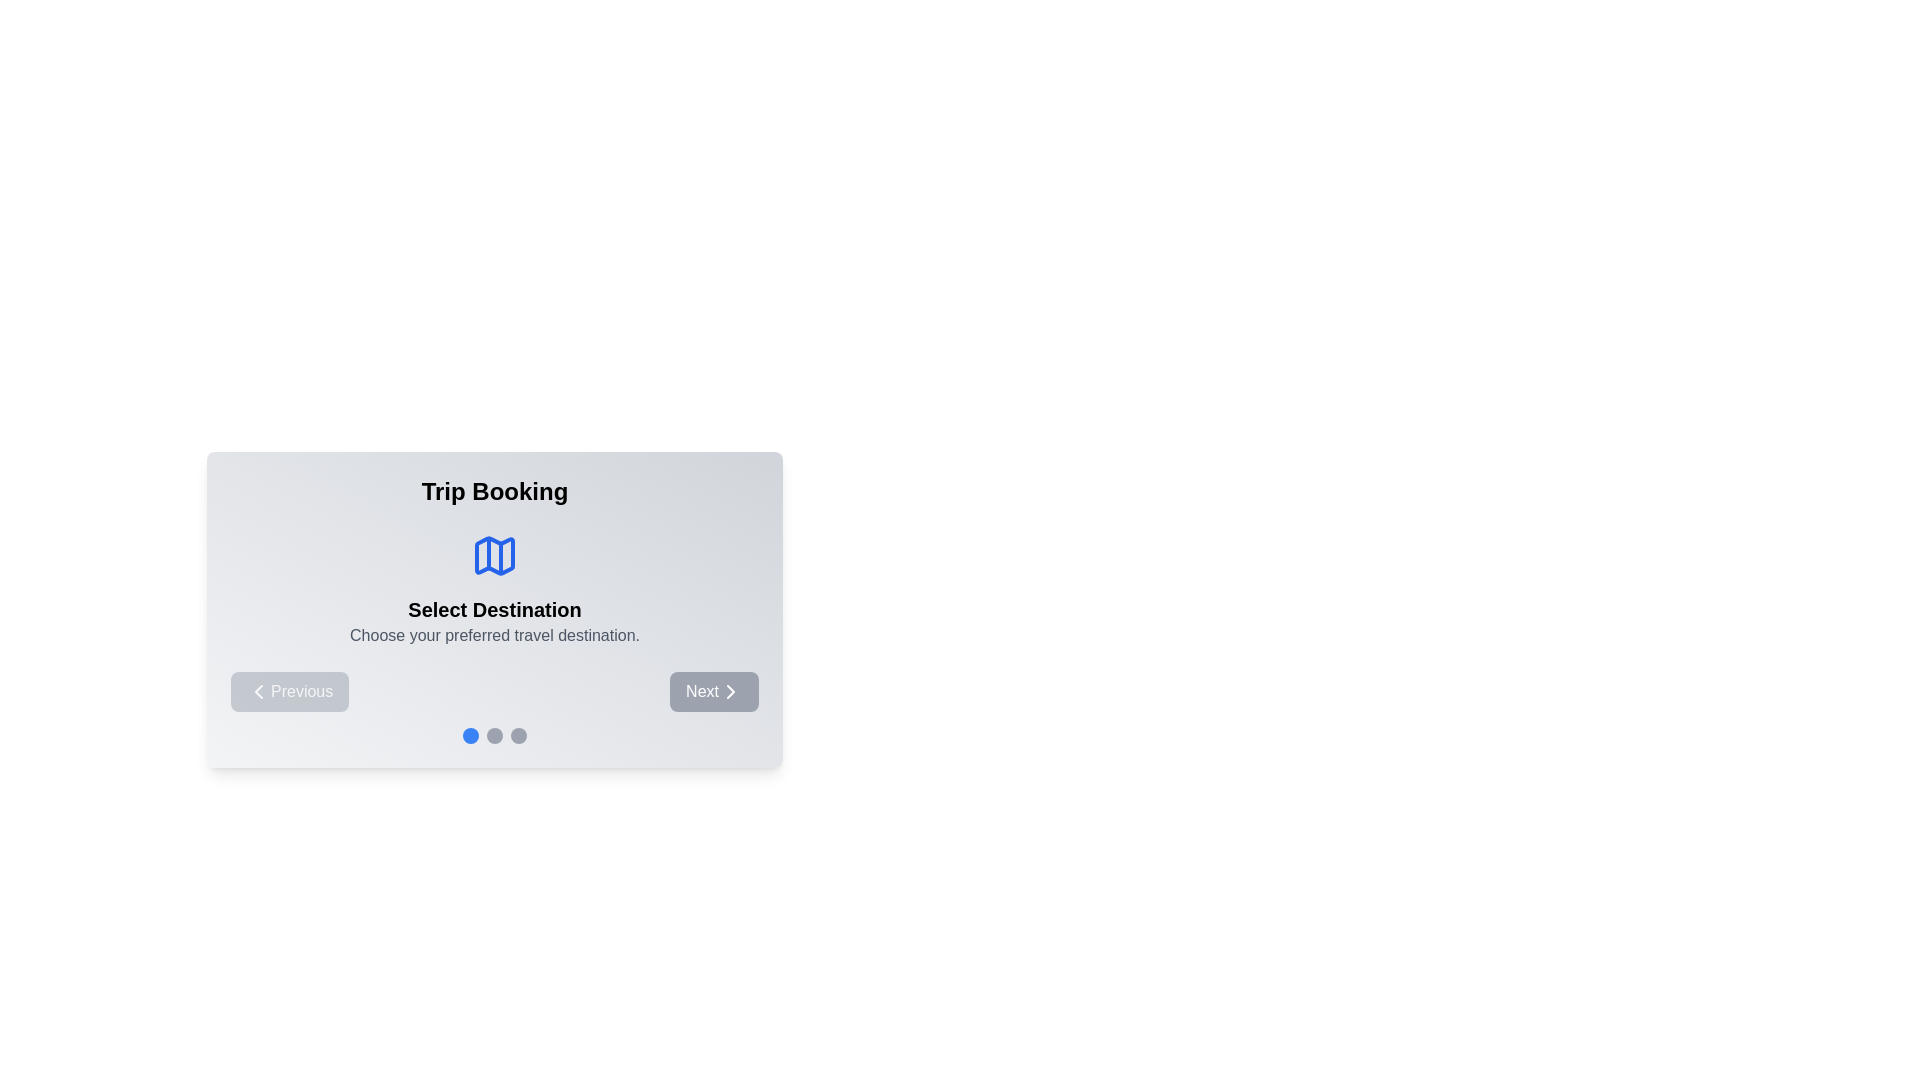  I want to click on the second button in the navigation bar at the bottom of the dialog box, so click(714, 690).